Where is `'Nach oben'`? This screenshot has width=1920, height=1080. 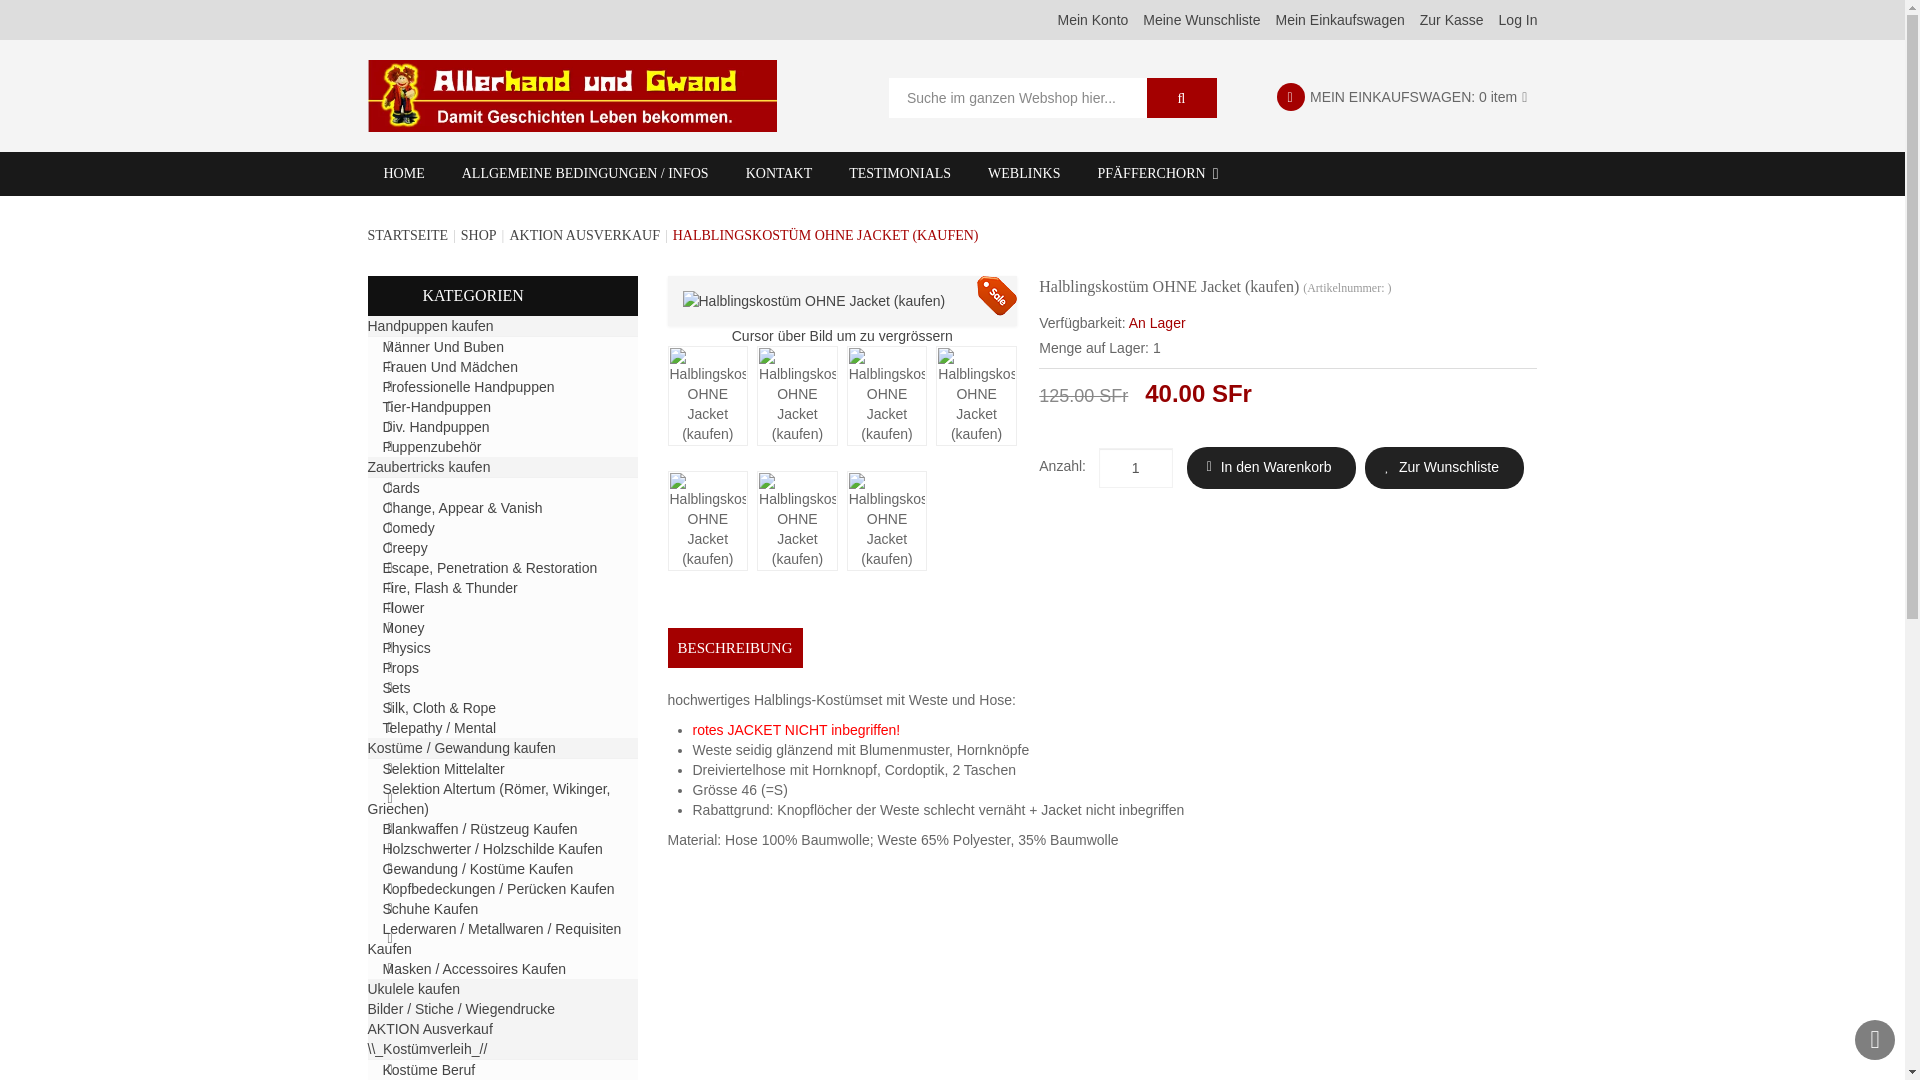
'Nach oben' is located at coordinates (1874, 1039).